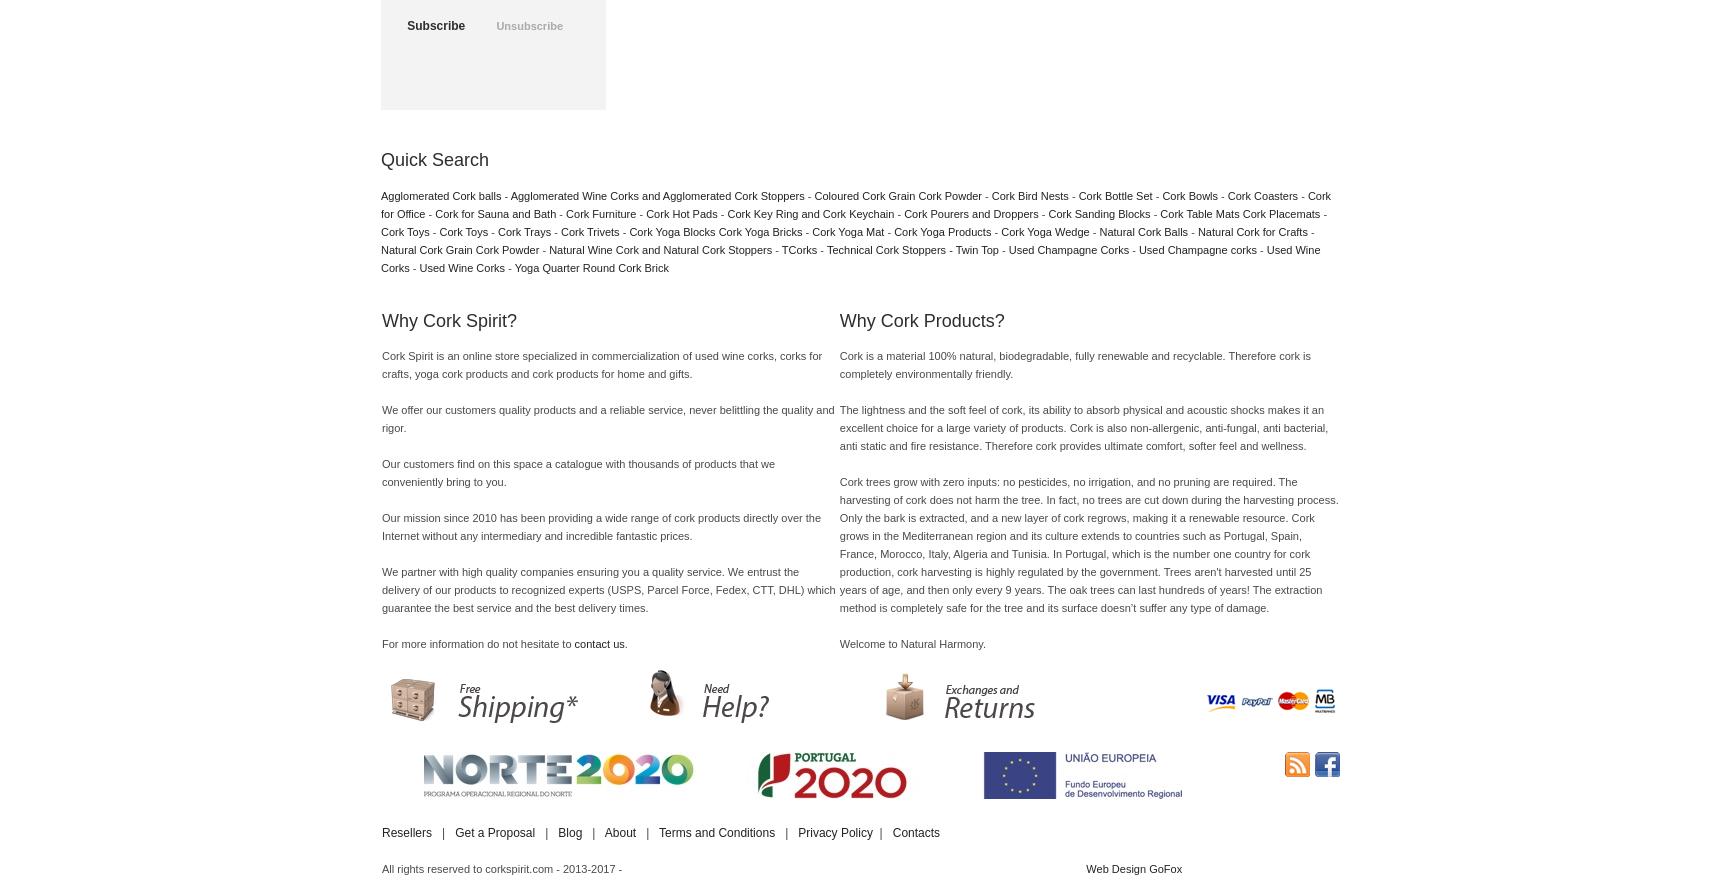 Image resolution: width=1722 pixels, height=896 pixels. Describe the element at coordinates (1067, 248) in the screenshot. I see `'Used Champagne Corks'` at that location.